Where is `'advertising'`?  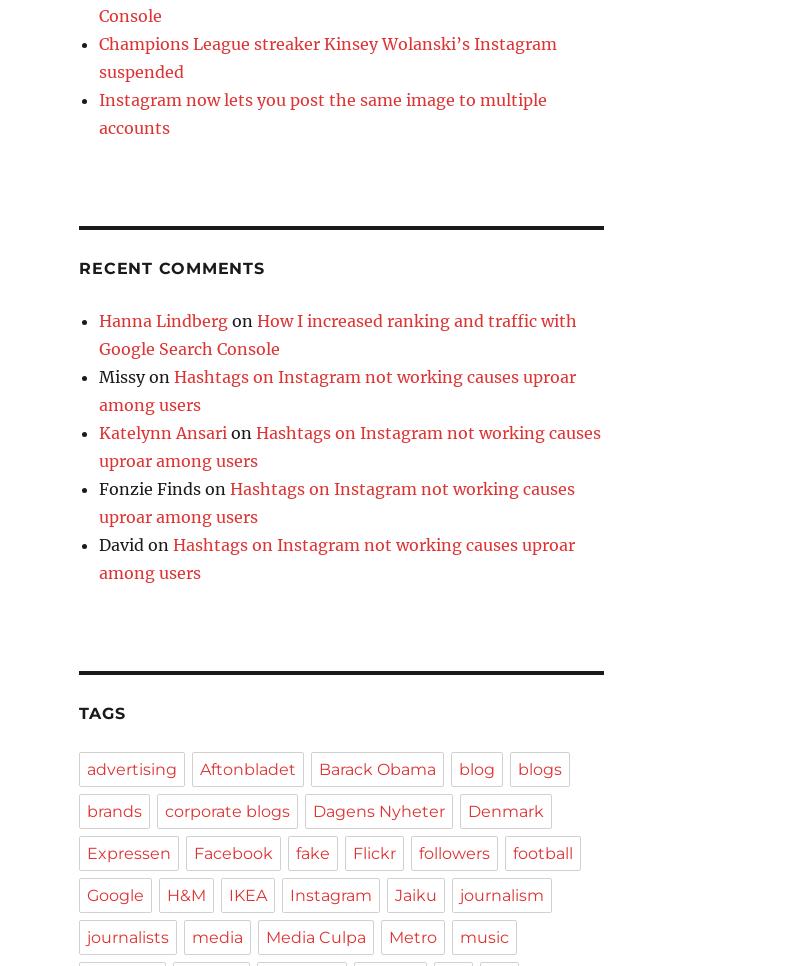 'advertising' is located at coordinates (131, 768).